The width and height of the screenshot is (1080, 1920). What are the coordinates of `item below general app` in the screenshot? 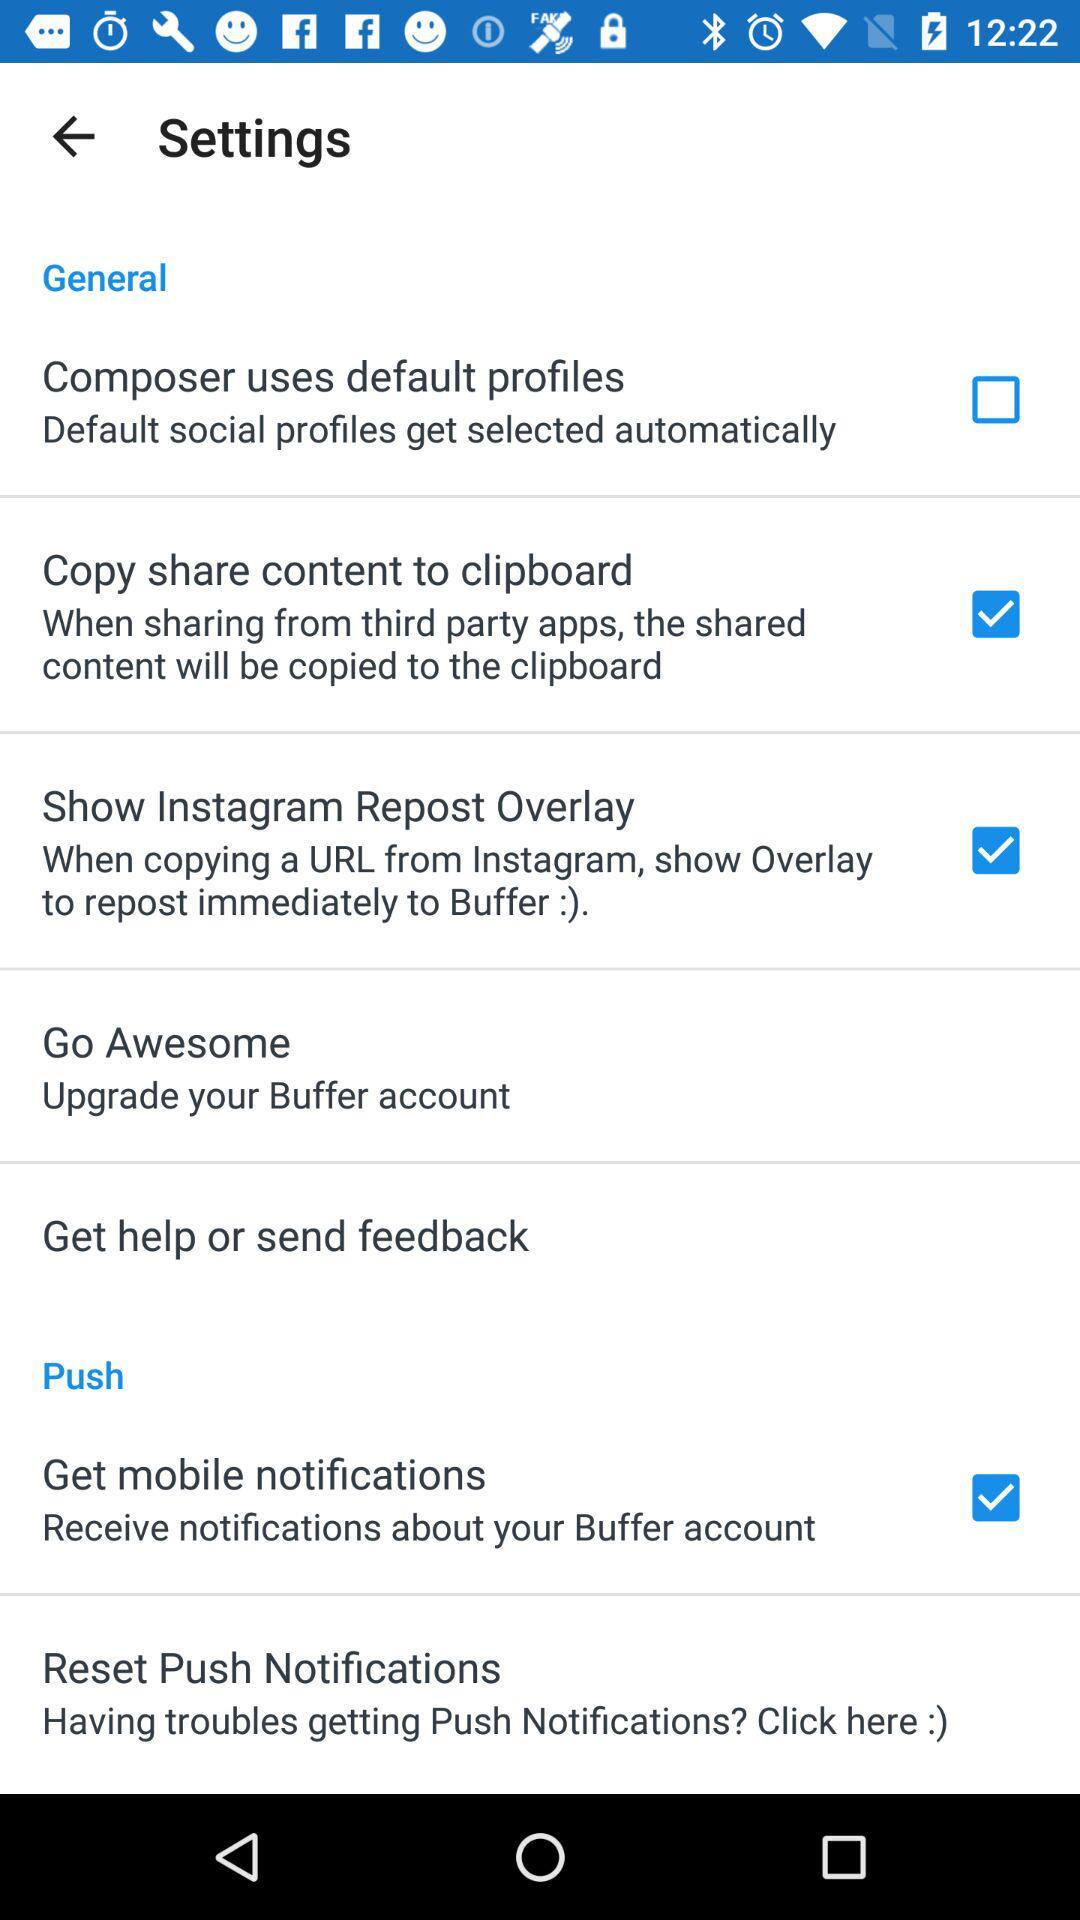 It's located at (332, 374).